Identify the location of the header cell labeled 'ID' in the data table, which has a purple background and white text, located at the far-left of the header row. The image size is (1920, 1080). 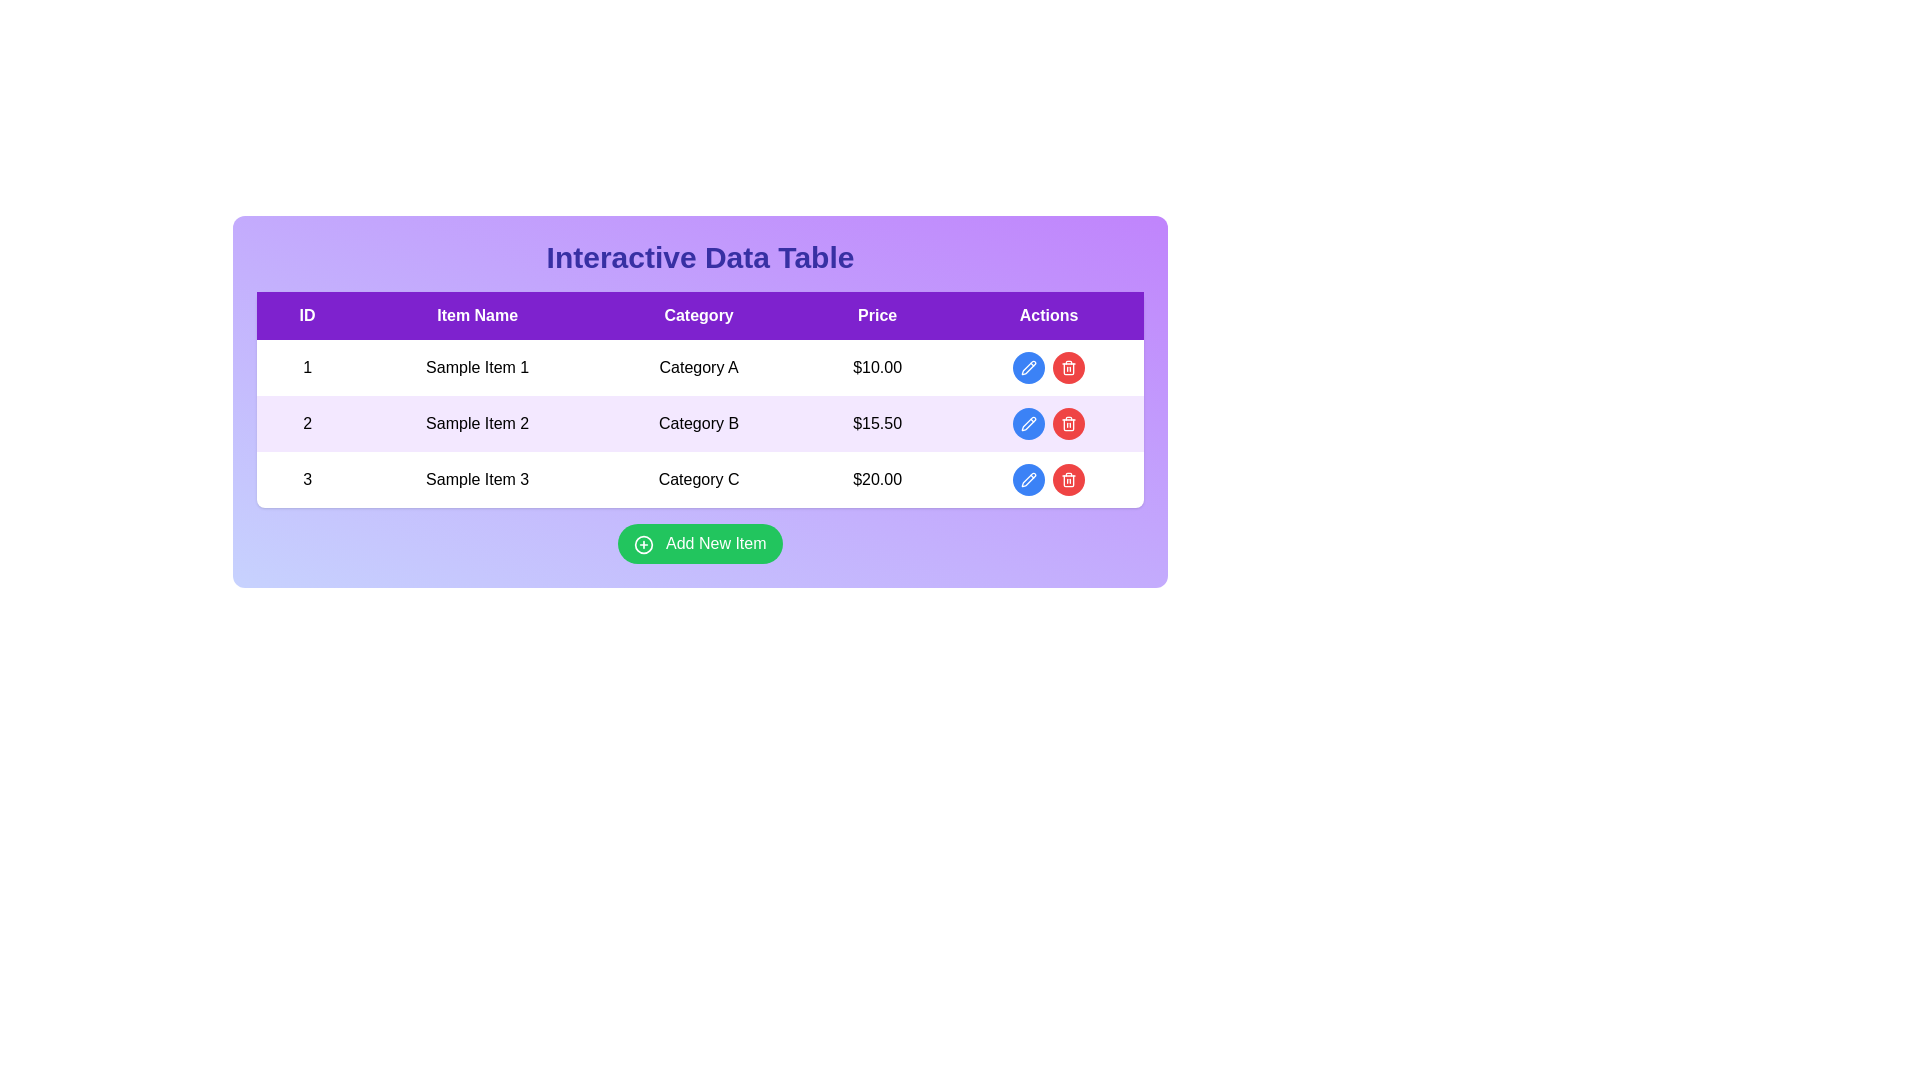
(306, 315).